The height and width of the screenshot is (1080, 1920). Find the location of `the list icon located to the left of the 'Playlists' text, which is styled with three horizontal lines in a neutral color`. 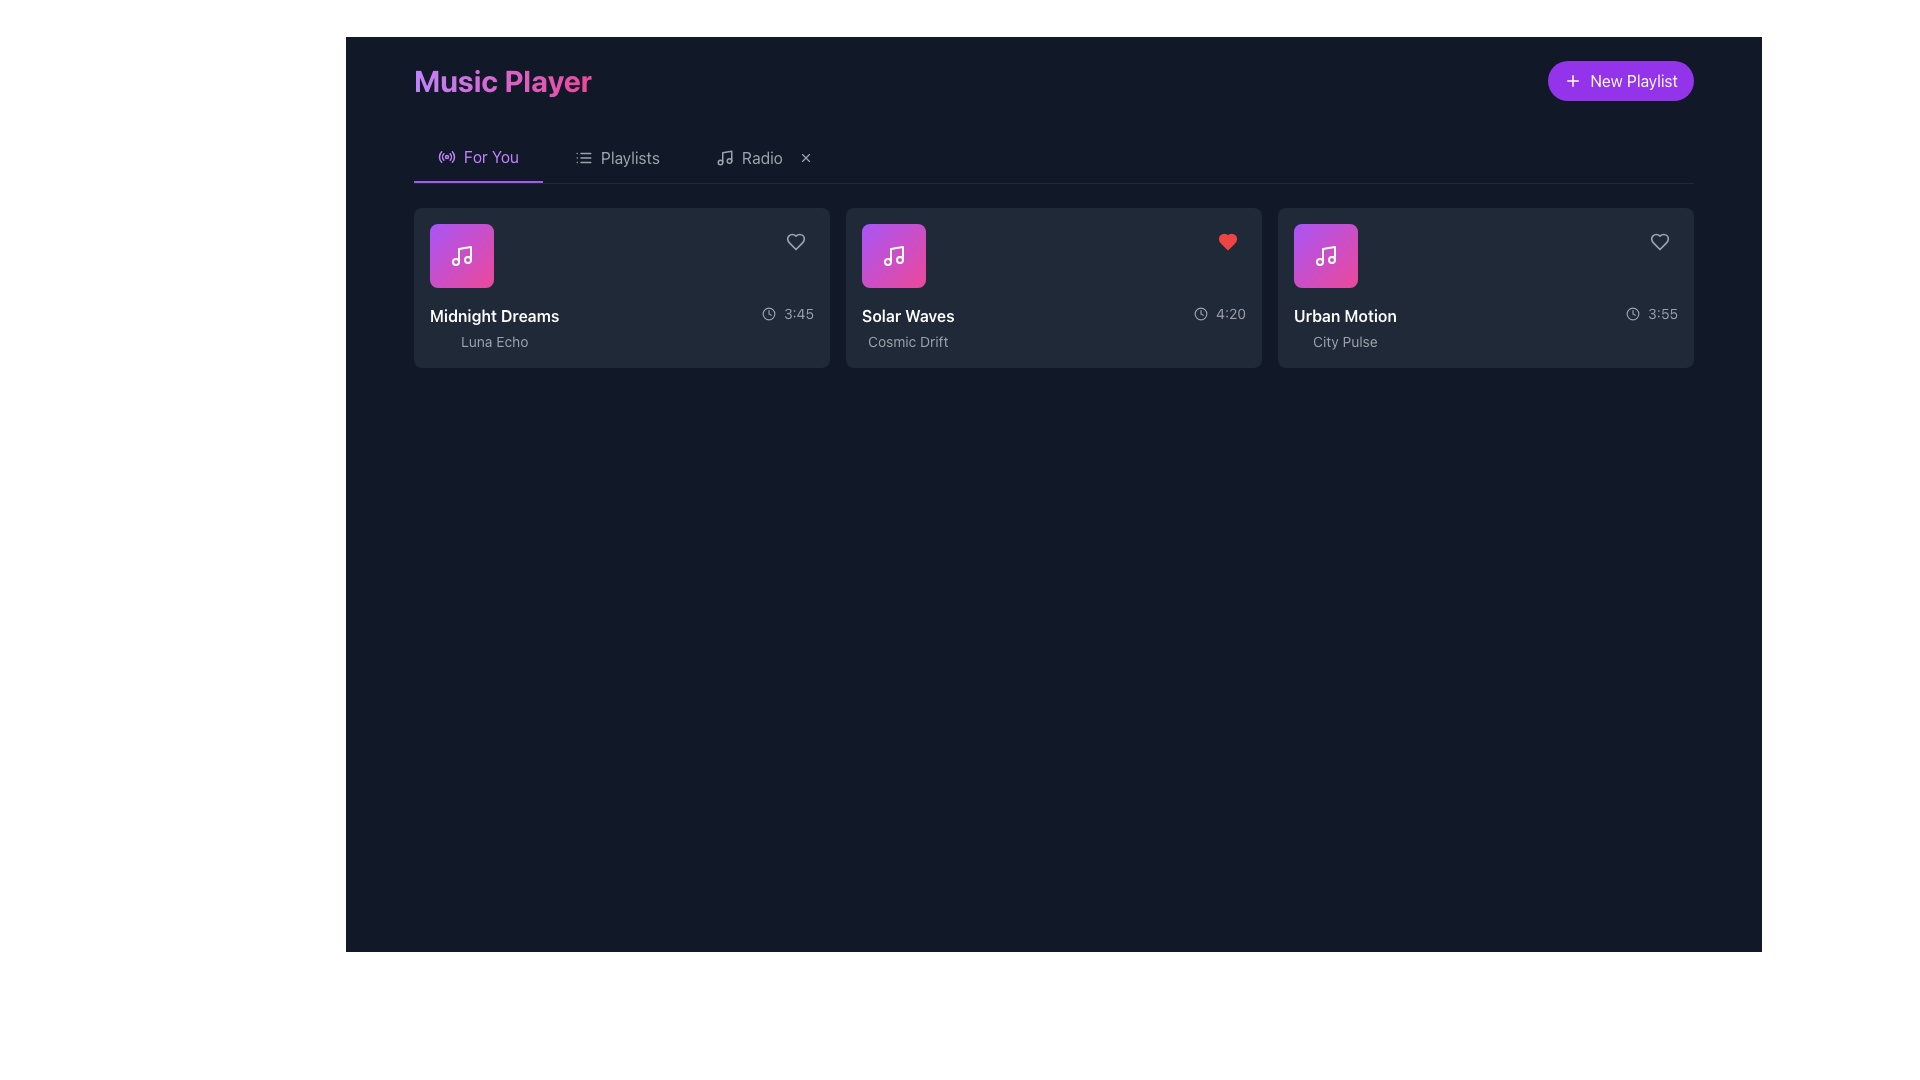

the list icon located to the left of the 'Playlists' text, which is styled with three horizontal lines in a neutral color is located at coordinates (583, 157).